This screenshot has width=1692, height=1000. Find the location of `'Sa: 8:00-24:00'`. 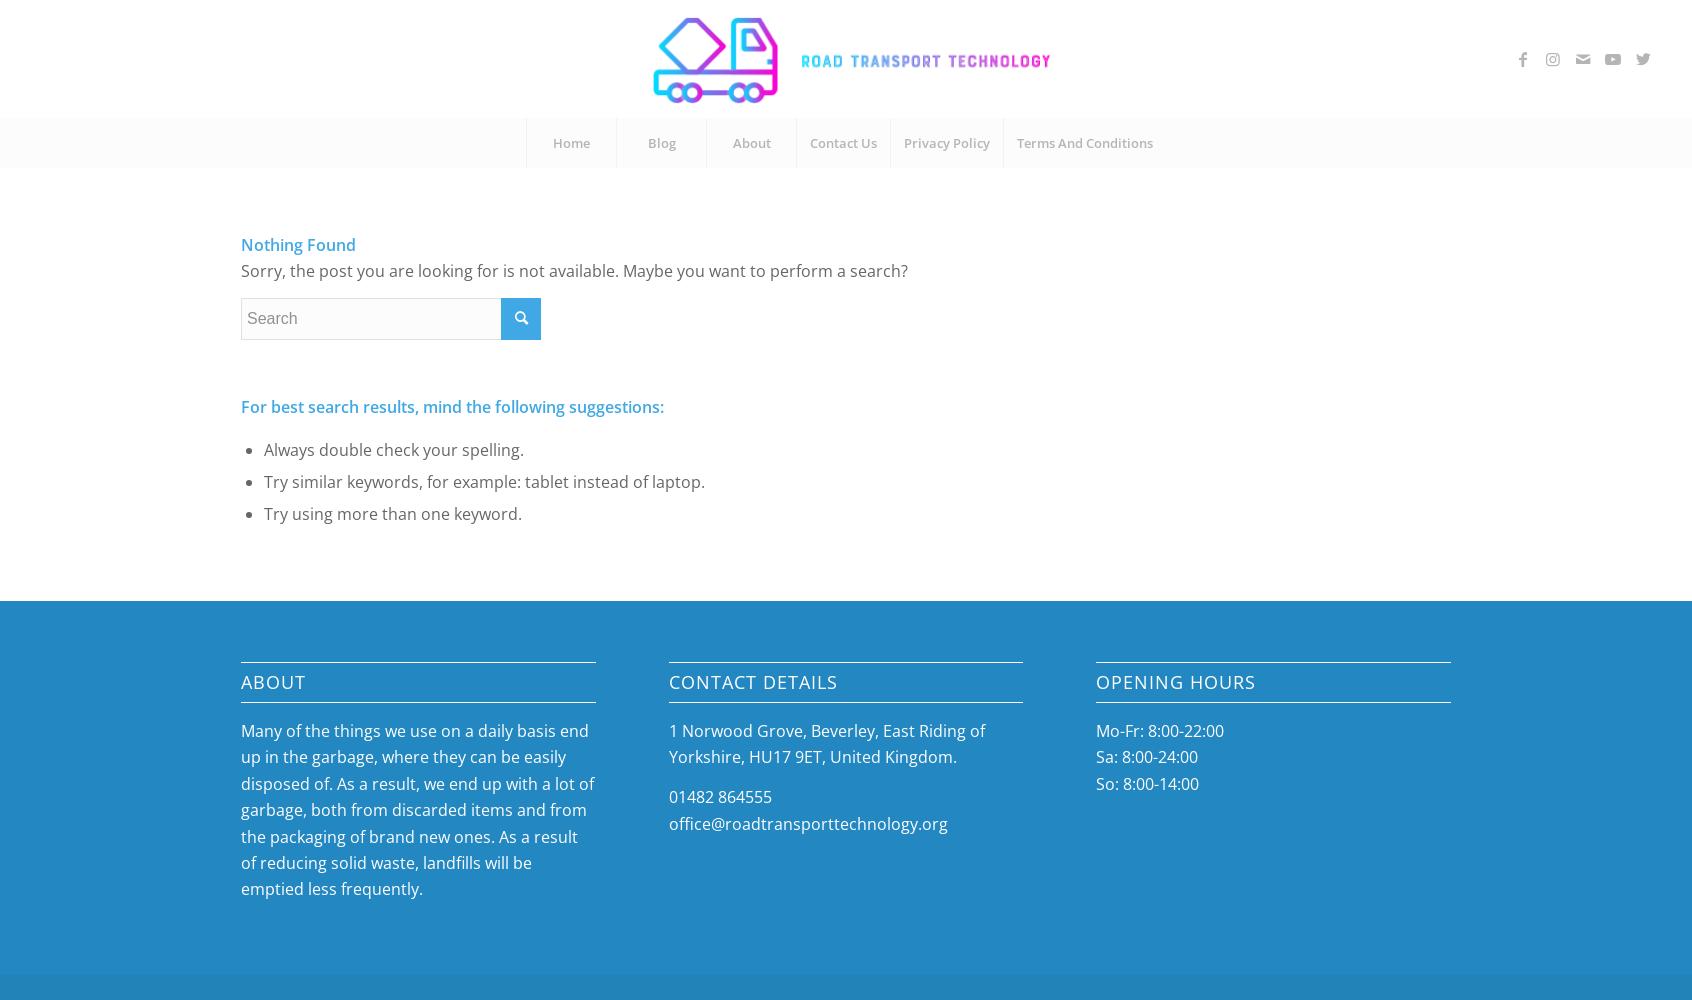

'Sa: 8:00-24:00' is located at coordinates (1146, 757).